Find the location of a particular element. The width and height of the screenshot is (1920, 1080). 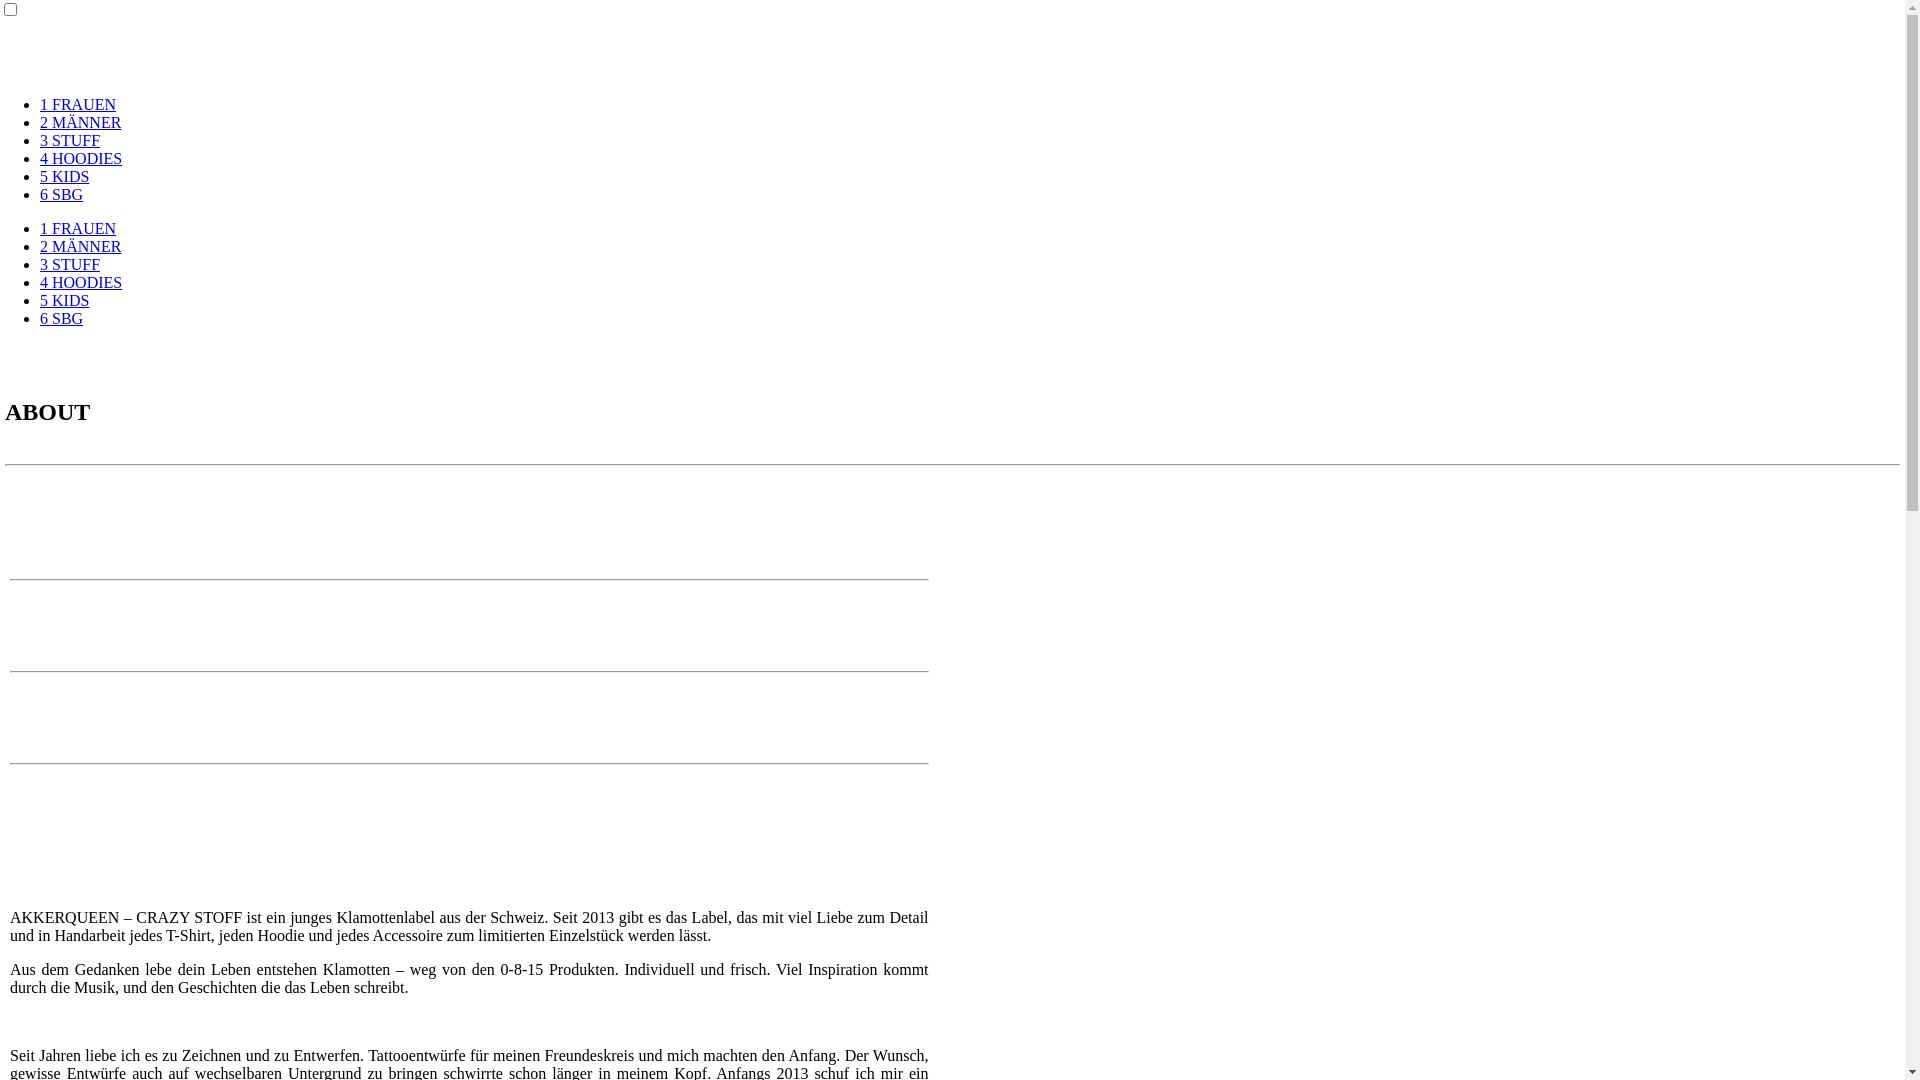

'5 KIDS' is located at coordinates (64, 300).